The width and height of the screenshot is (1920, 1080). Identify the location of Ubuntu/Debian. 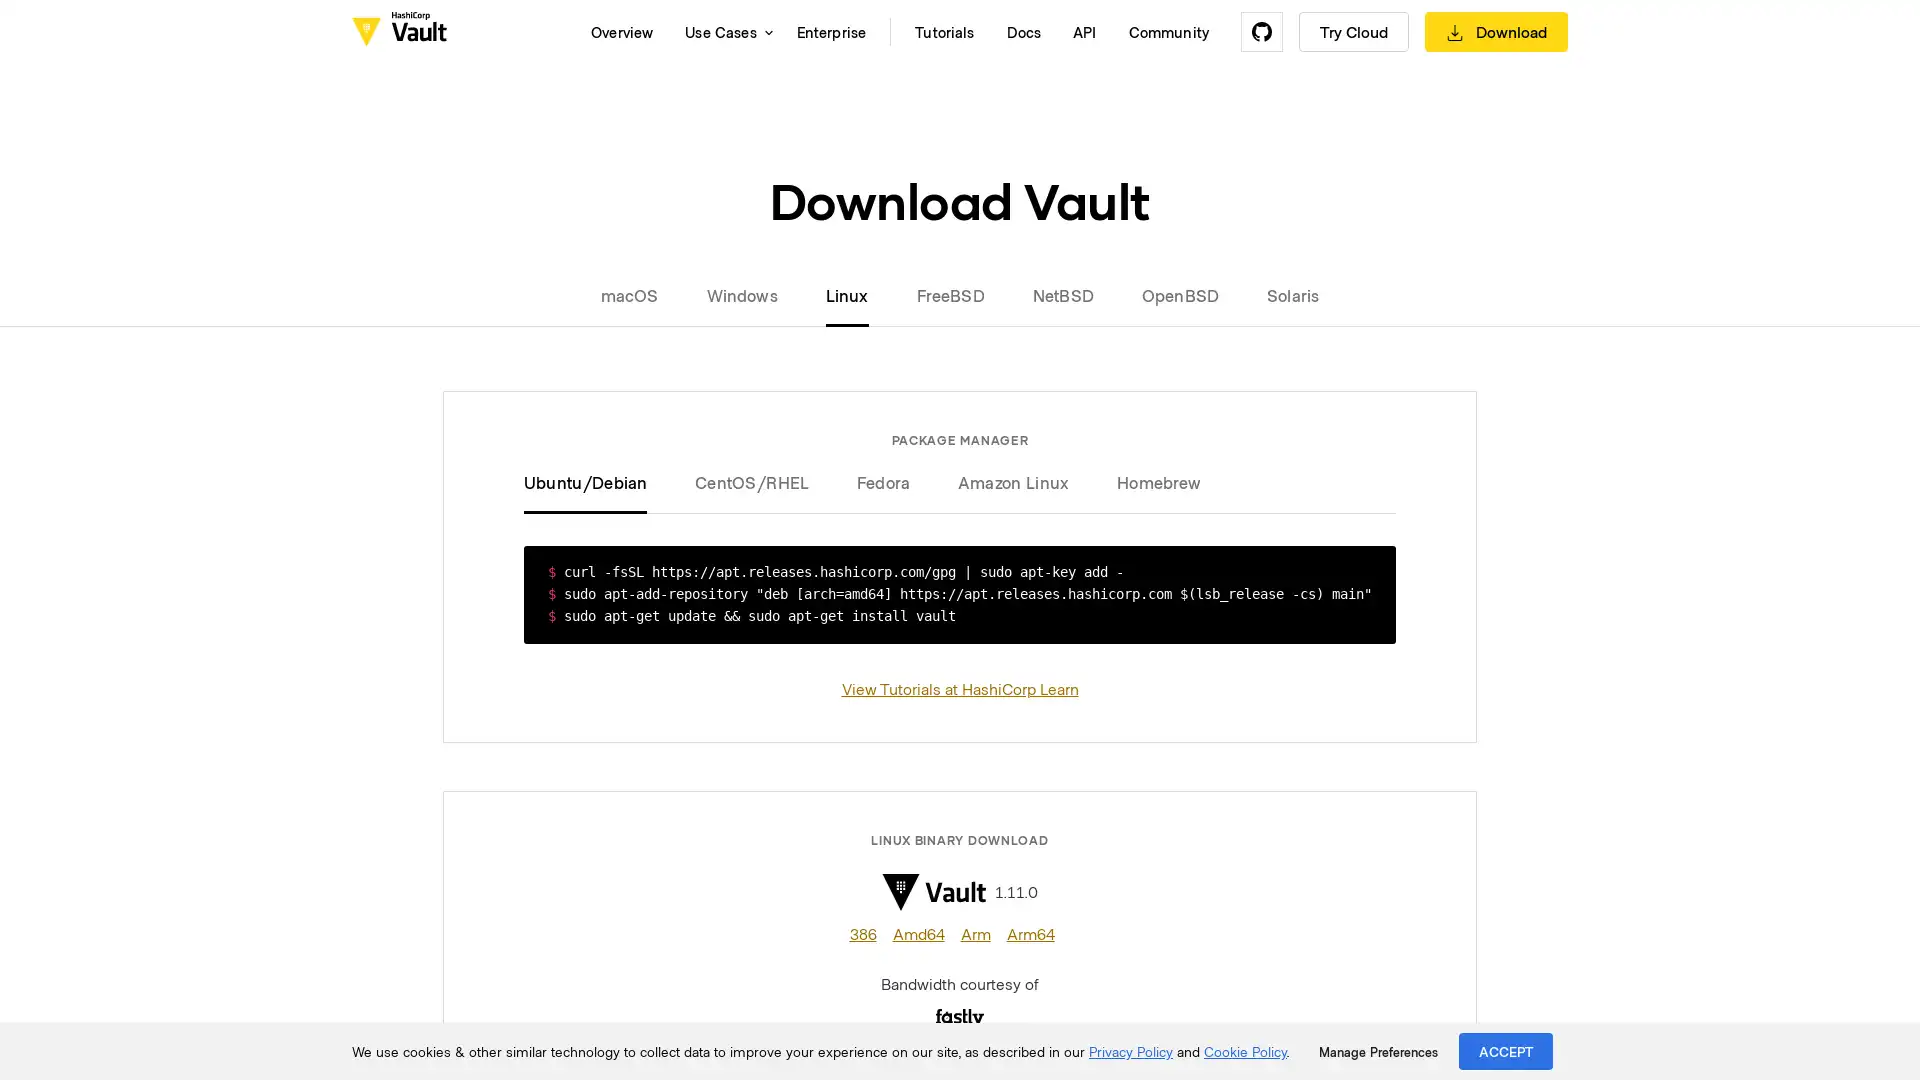
(596, 482).